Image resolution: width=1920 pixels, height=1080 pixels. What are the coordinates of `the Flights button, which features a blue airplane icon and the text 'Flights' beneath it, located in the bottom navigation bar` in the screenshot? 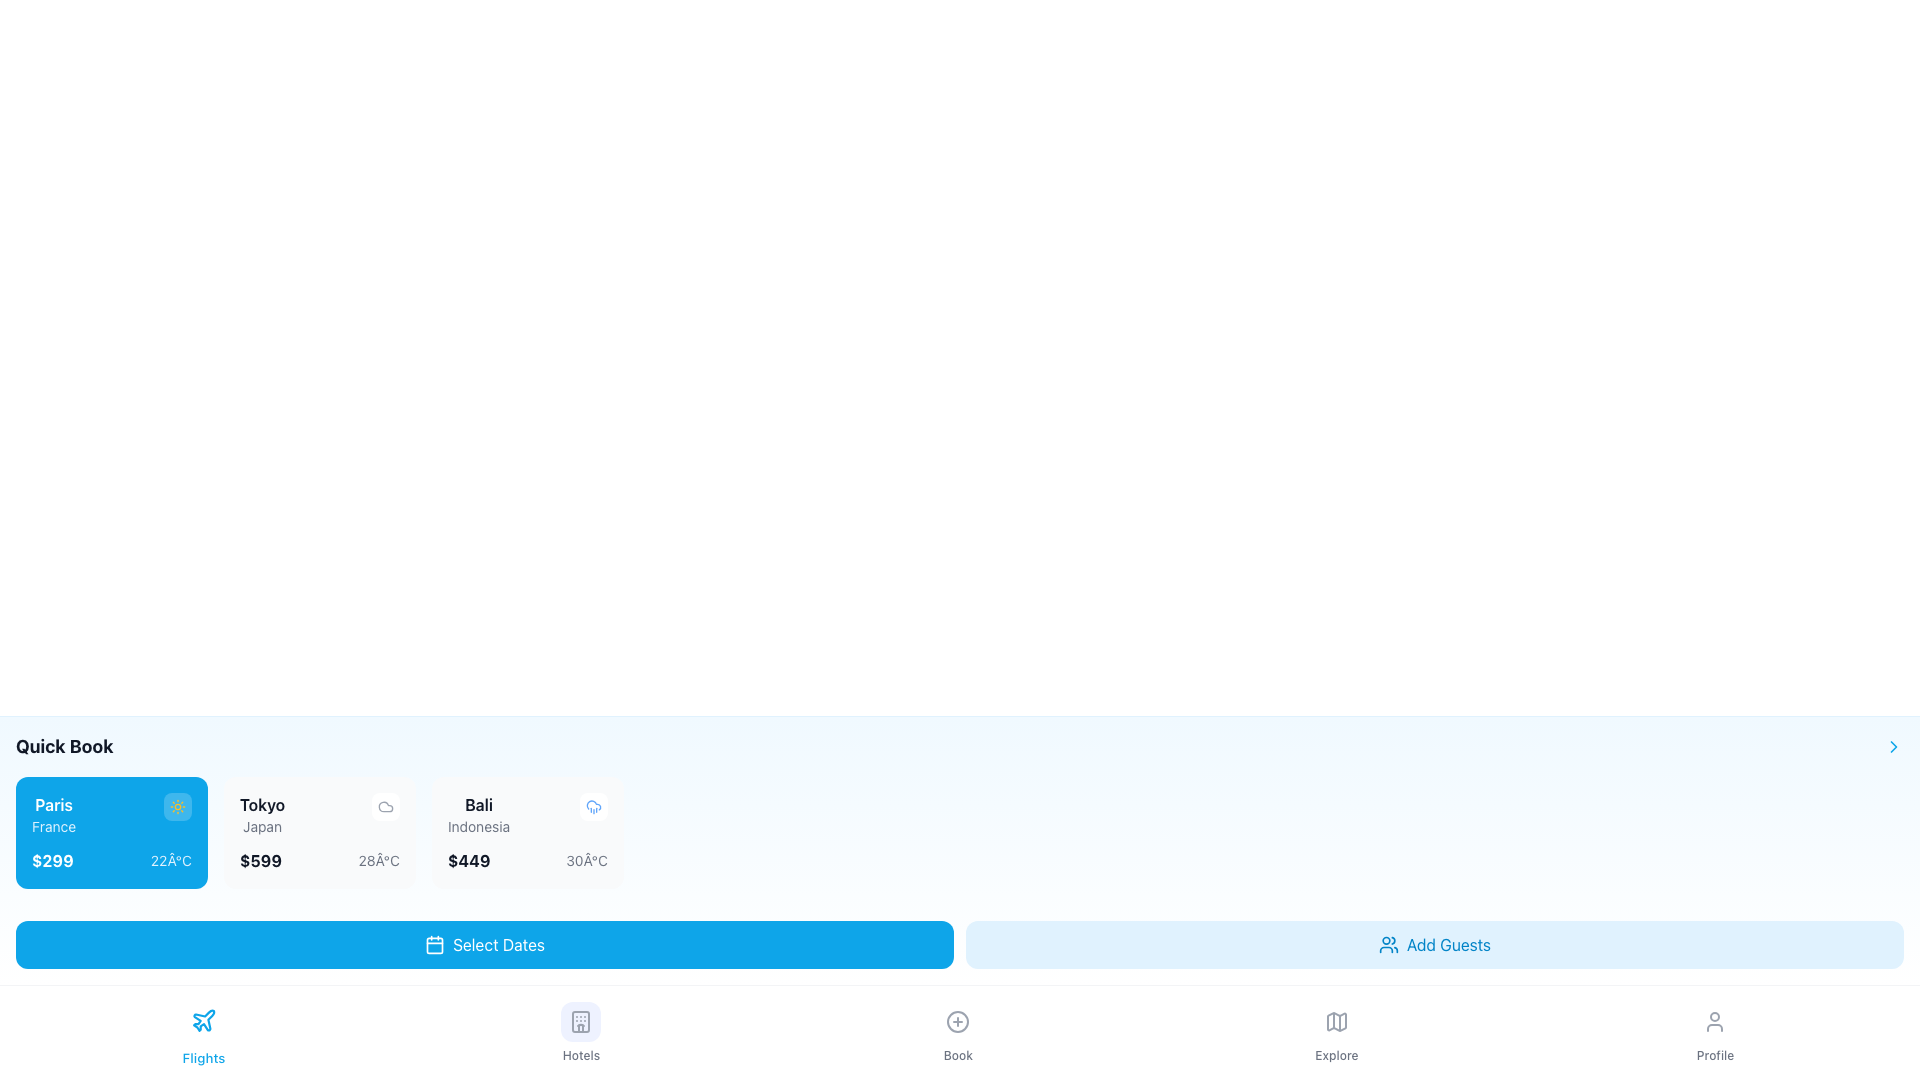 It's located at (204, 1033).